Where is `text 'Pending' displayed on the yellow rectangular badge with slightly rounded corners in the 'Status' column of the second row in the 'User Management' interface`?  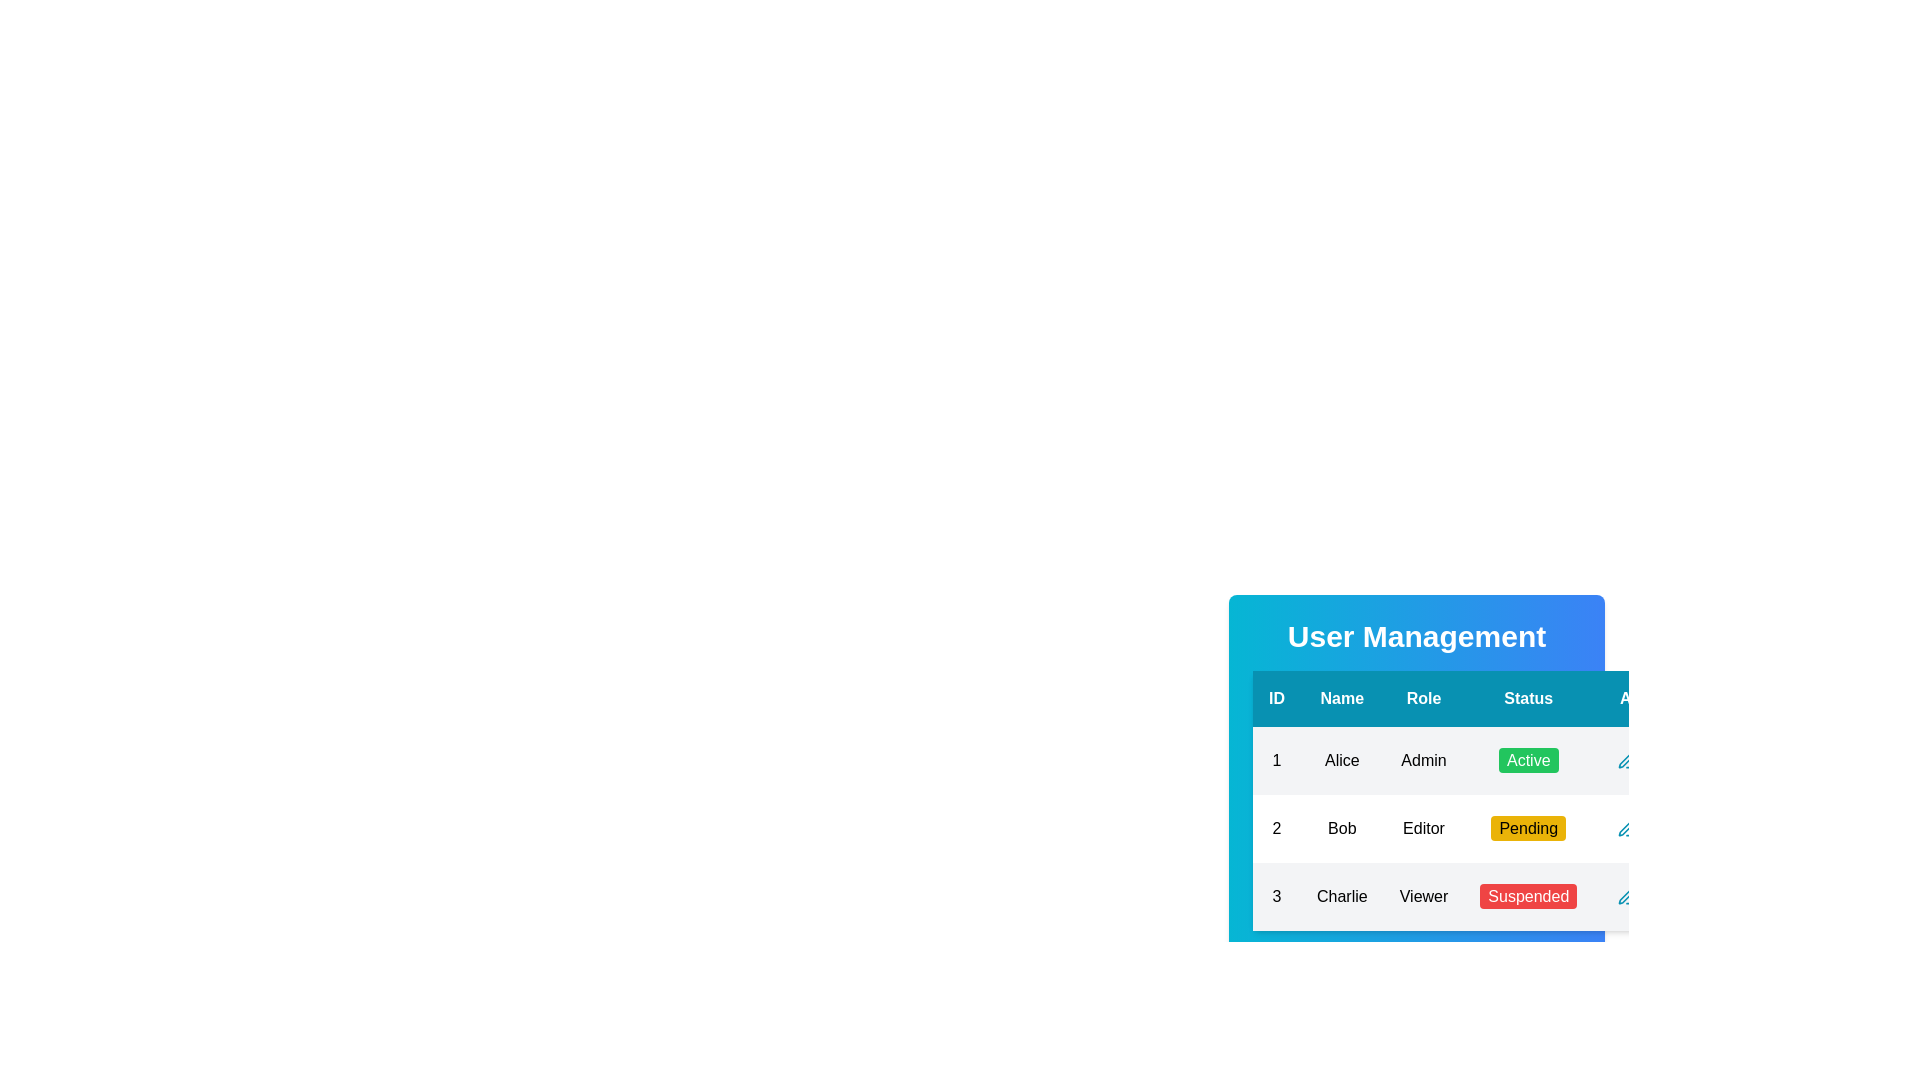 text 'Pending' displayed on the yellow rectangular badge with slightly rounded corners in the 'Status' column of the second row in the 'User Management' interface is located at coordinates (1527, 828).